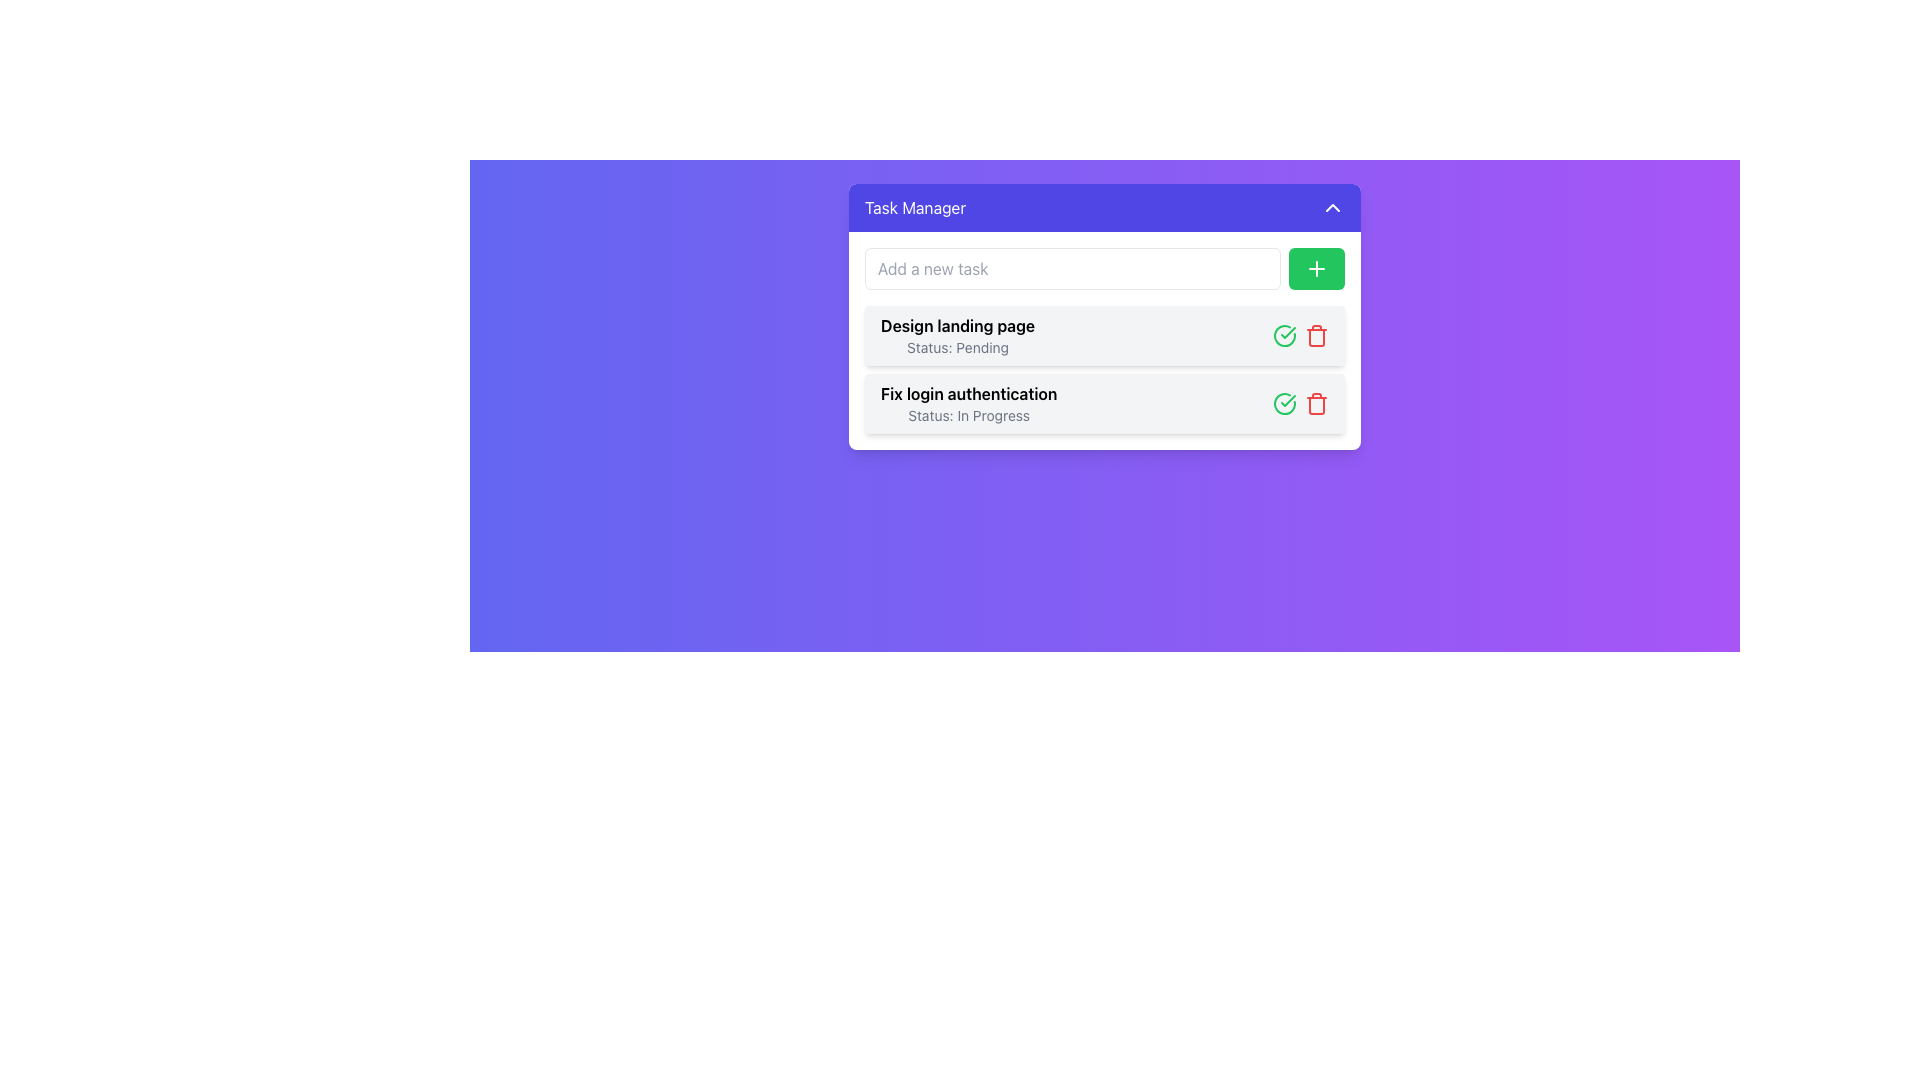 This screenshot has width=1920, height=1080. I want to click on the green checkmark icon in the circular design, indicating a completed task for the 'Design landing page', so click(1285, 404).